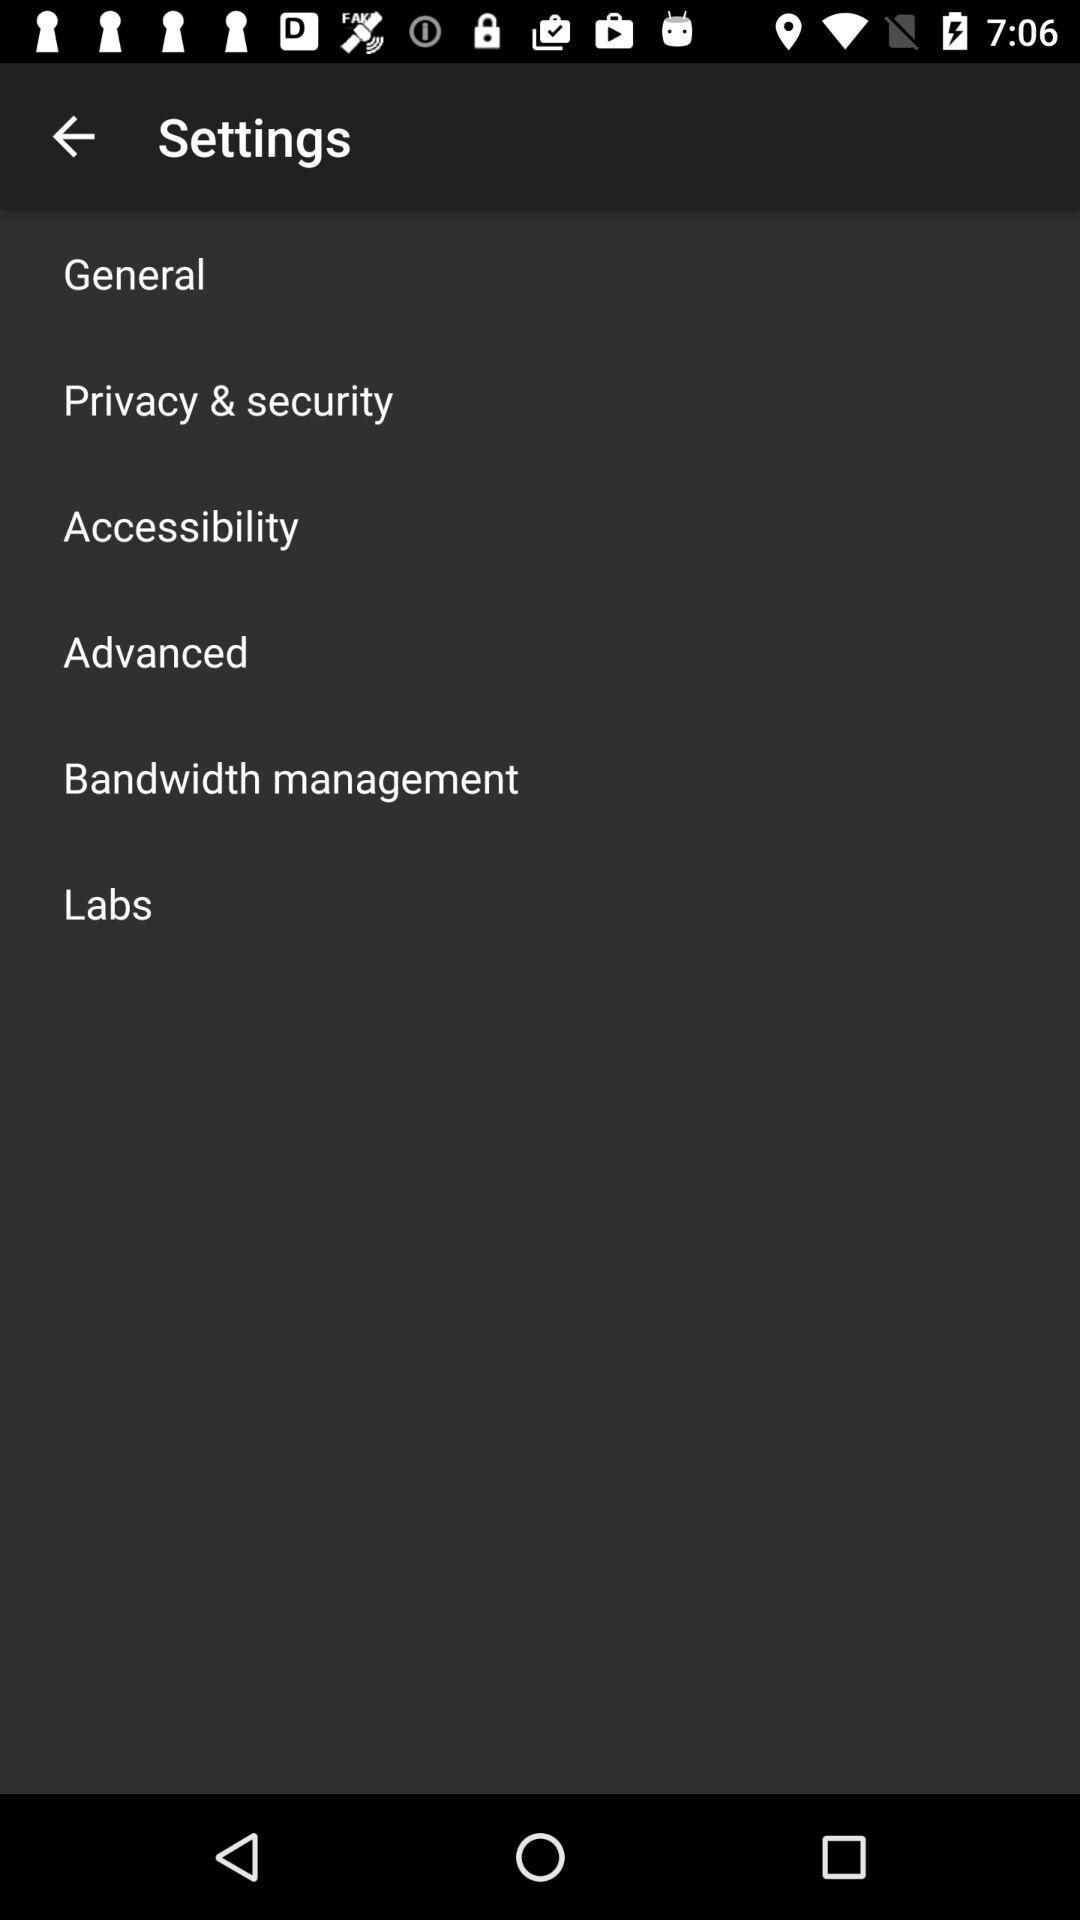  What do you see at coordinates (72, 135) in the screenshot?
I see `app above the general app` at bounding box center [72, 135].